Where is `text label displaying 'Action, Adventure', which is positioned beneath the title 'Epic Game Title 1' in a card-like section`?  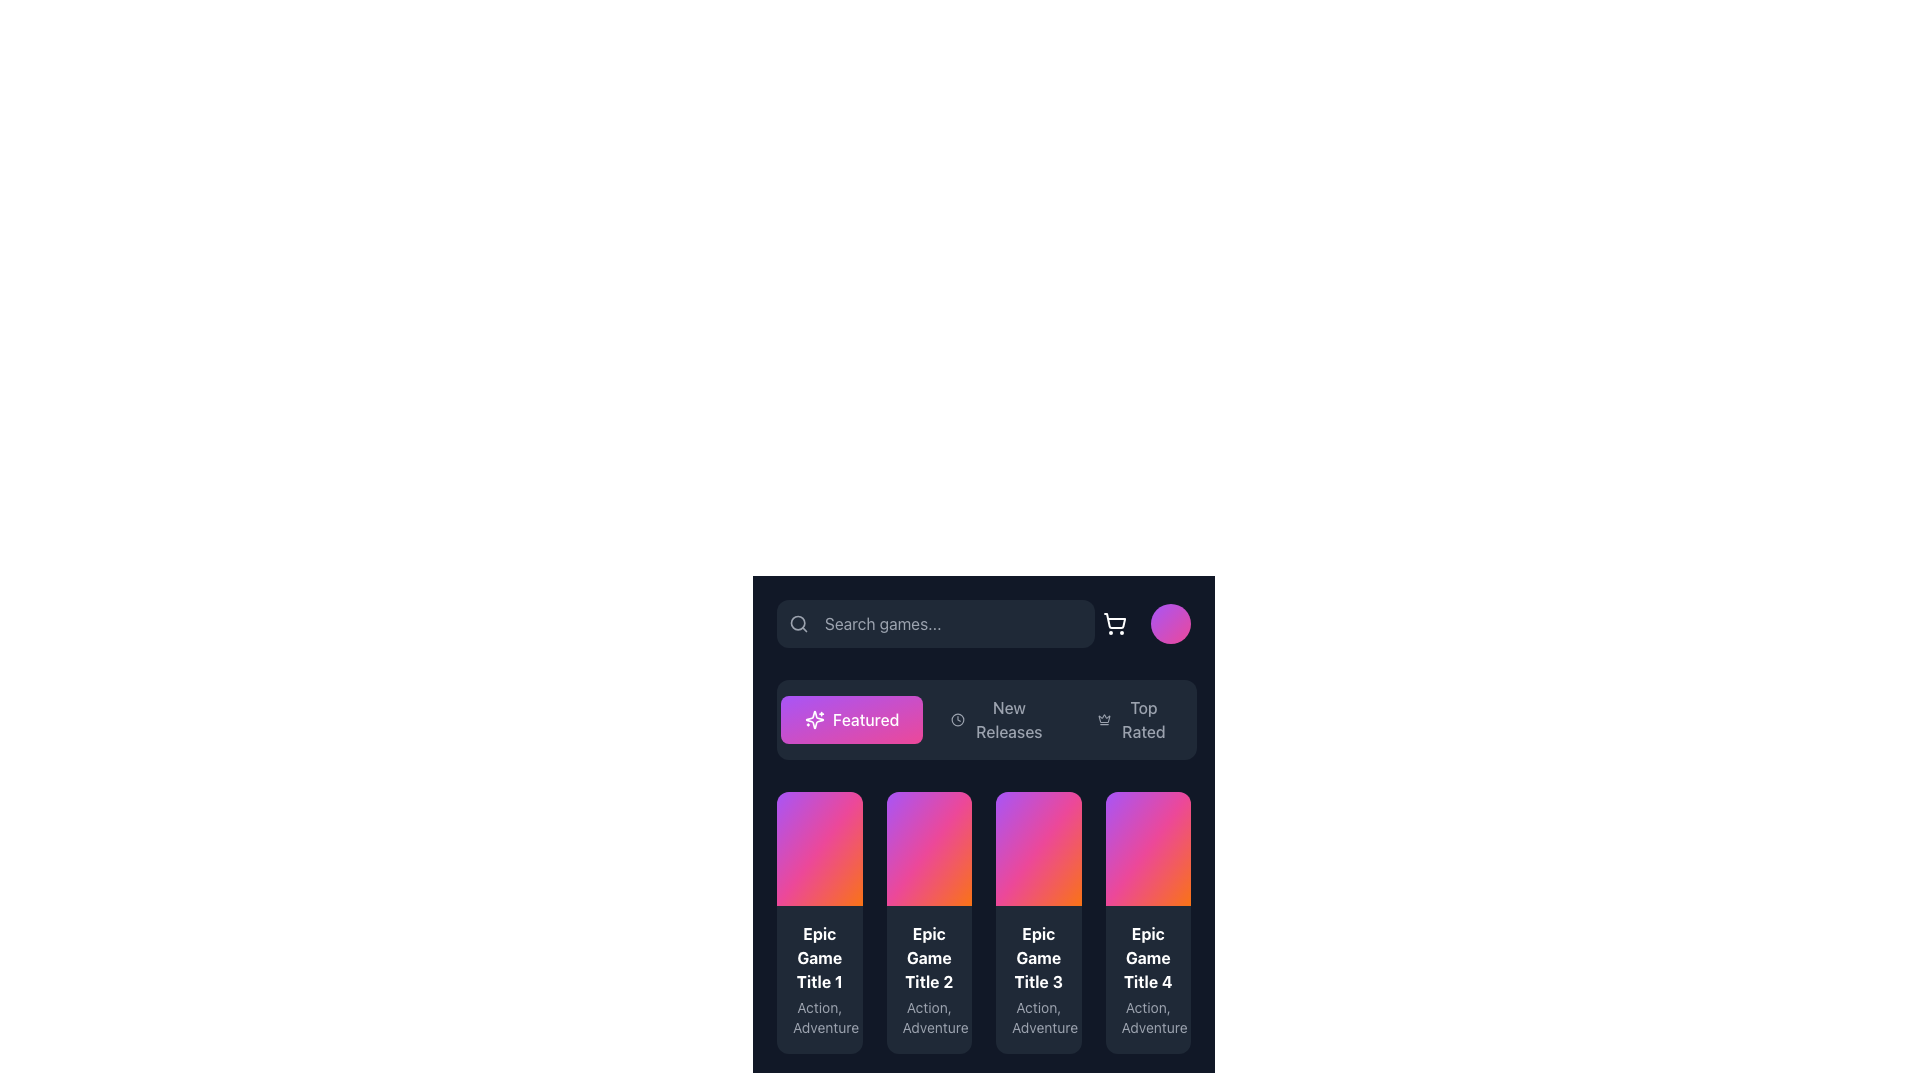
text label displaying 'Action, Adventure', which is positioned beneath the title 'Epic Game Title 1' in a card-like section is located at coordinates (819, 1018).